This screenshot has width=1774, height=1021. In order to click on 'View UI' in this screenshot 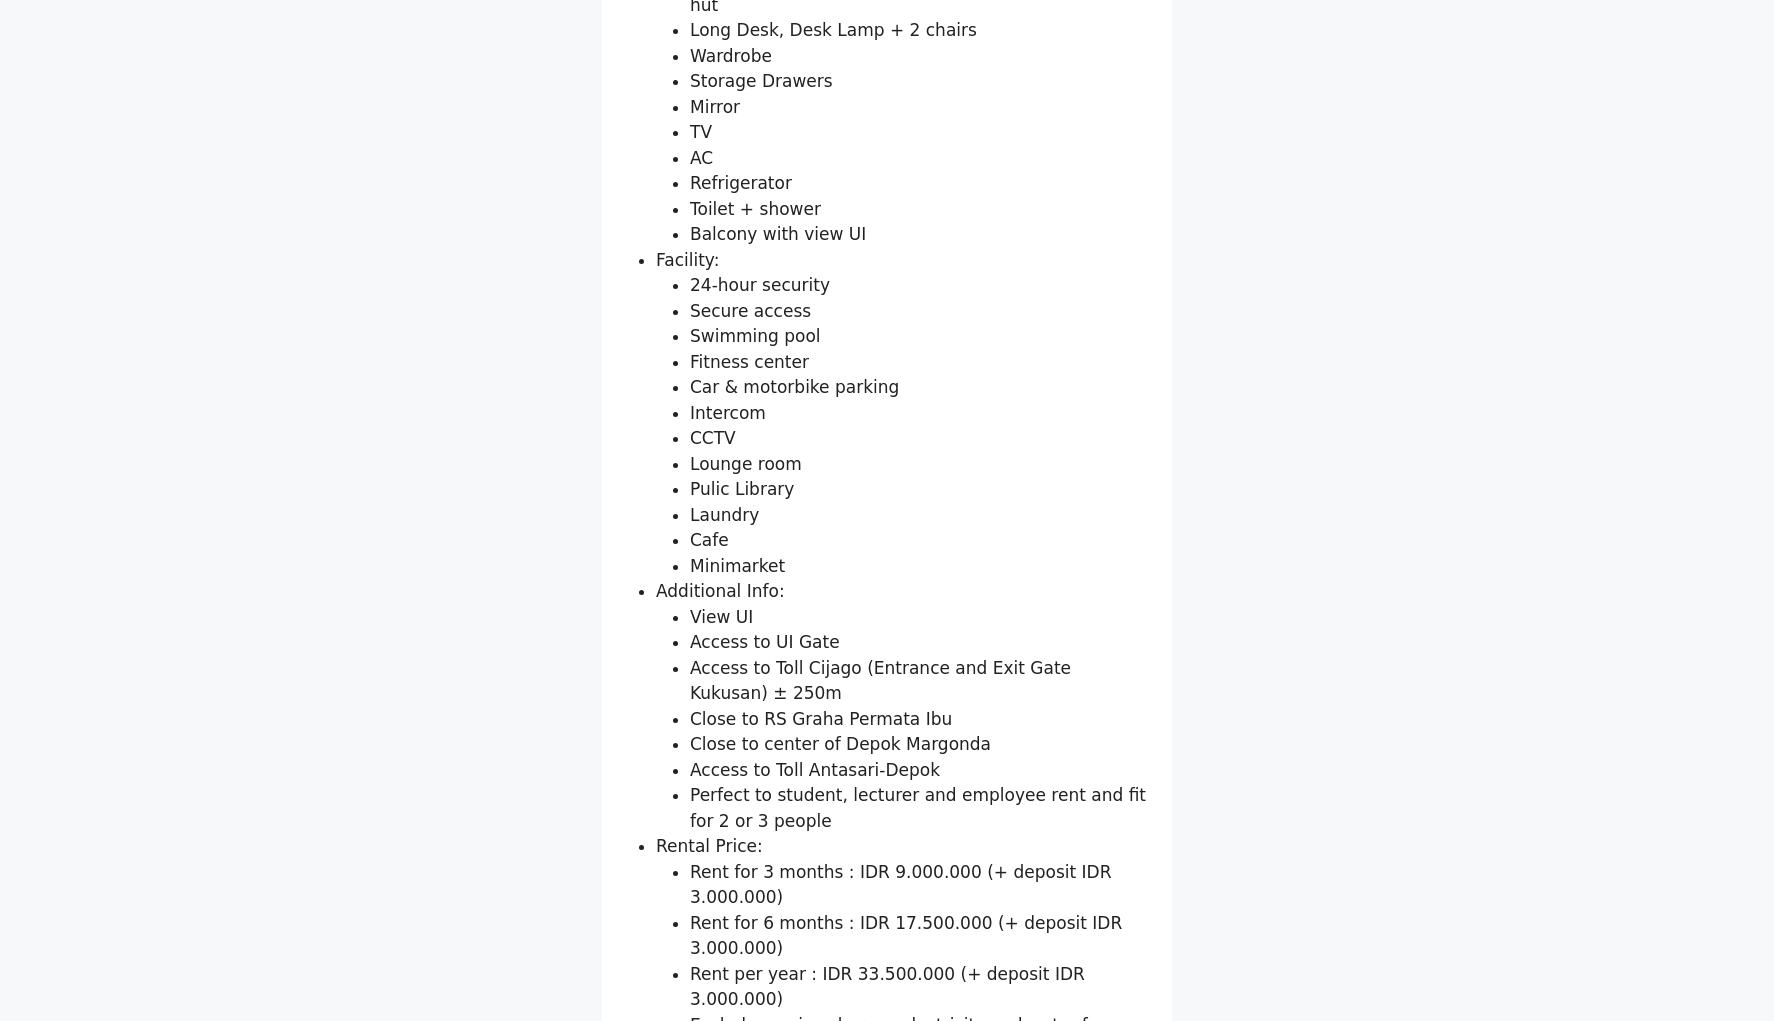, I will do `click(720, 849)`.